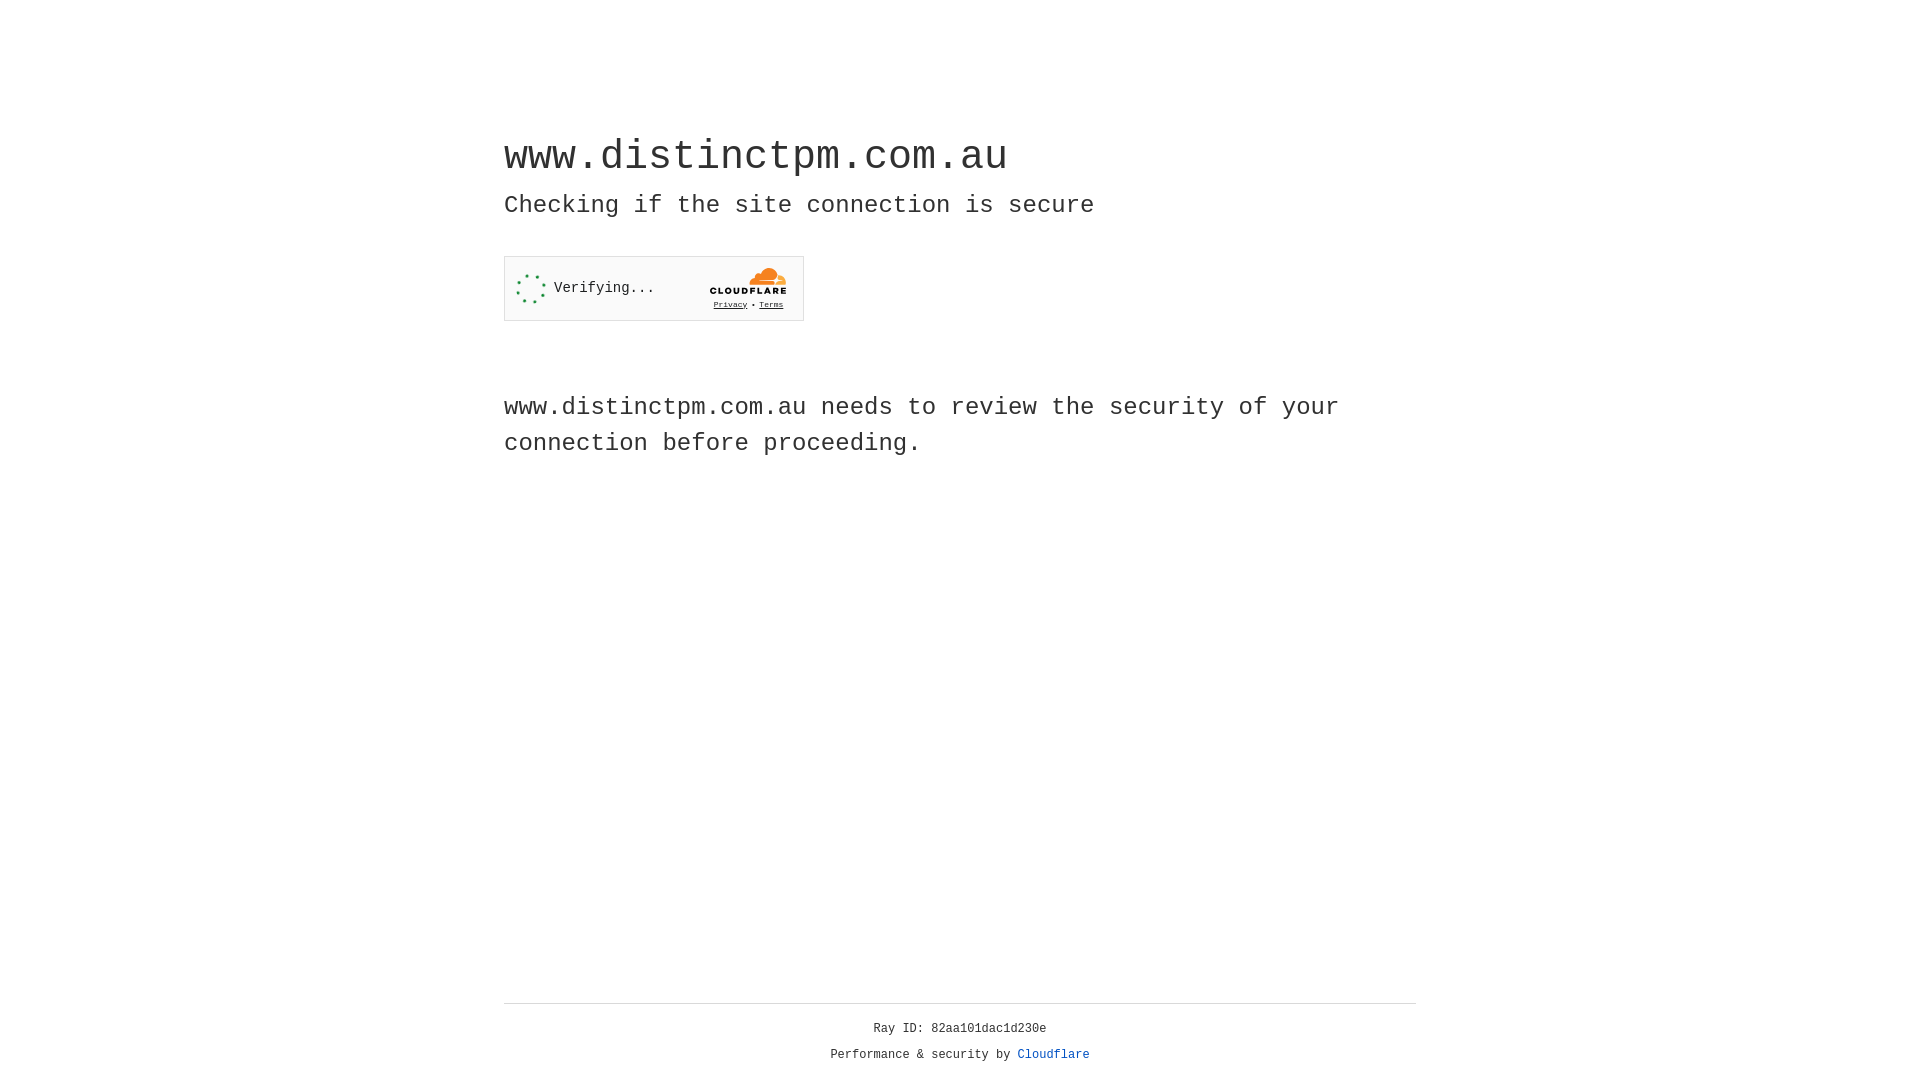  Describe the element at coordinates (653, 288) in the screenshot. I see `'Widget containing a Cloudflare security challenge'` at that location.